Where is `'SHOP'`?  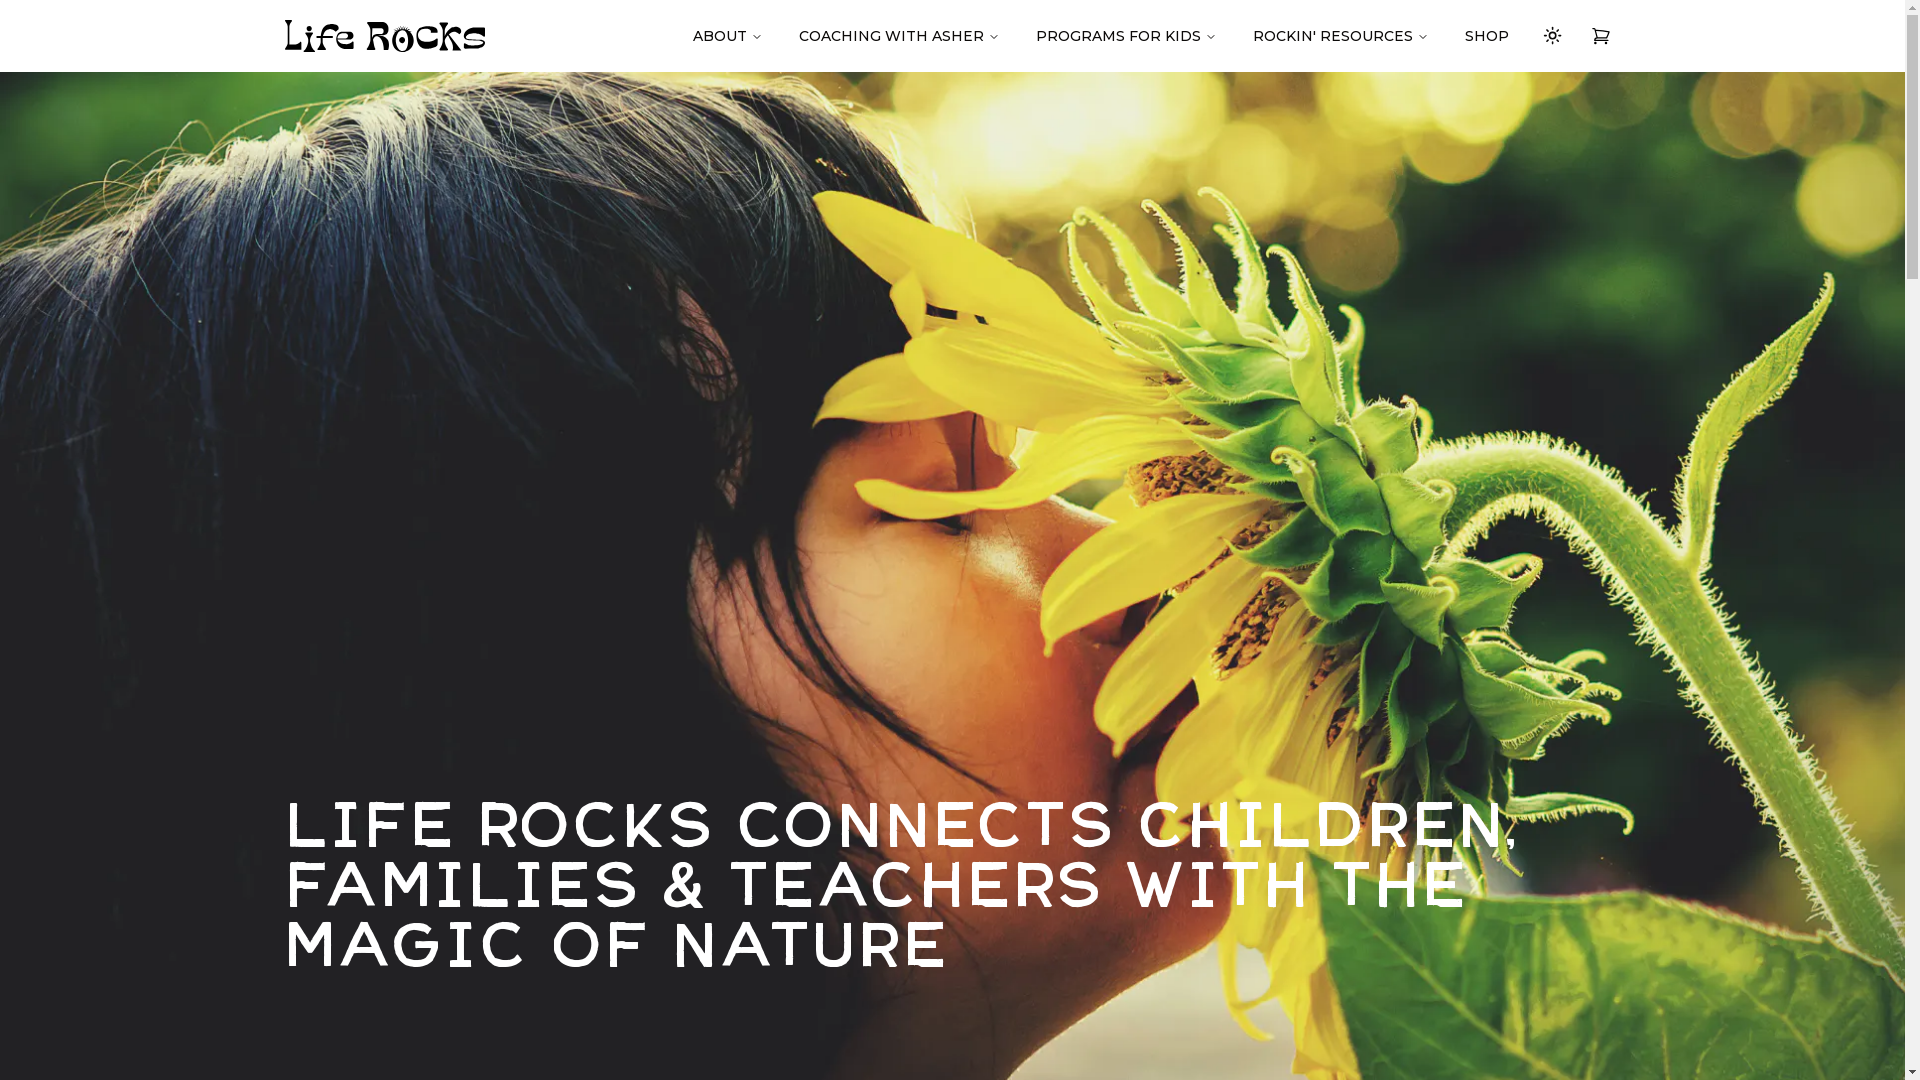
'SHOP' is located at coordinates (1486, 35).